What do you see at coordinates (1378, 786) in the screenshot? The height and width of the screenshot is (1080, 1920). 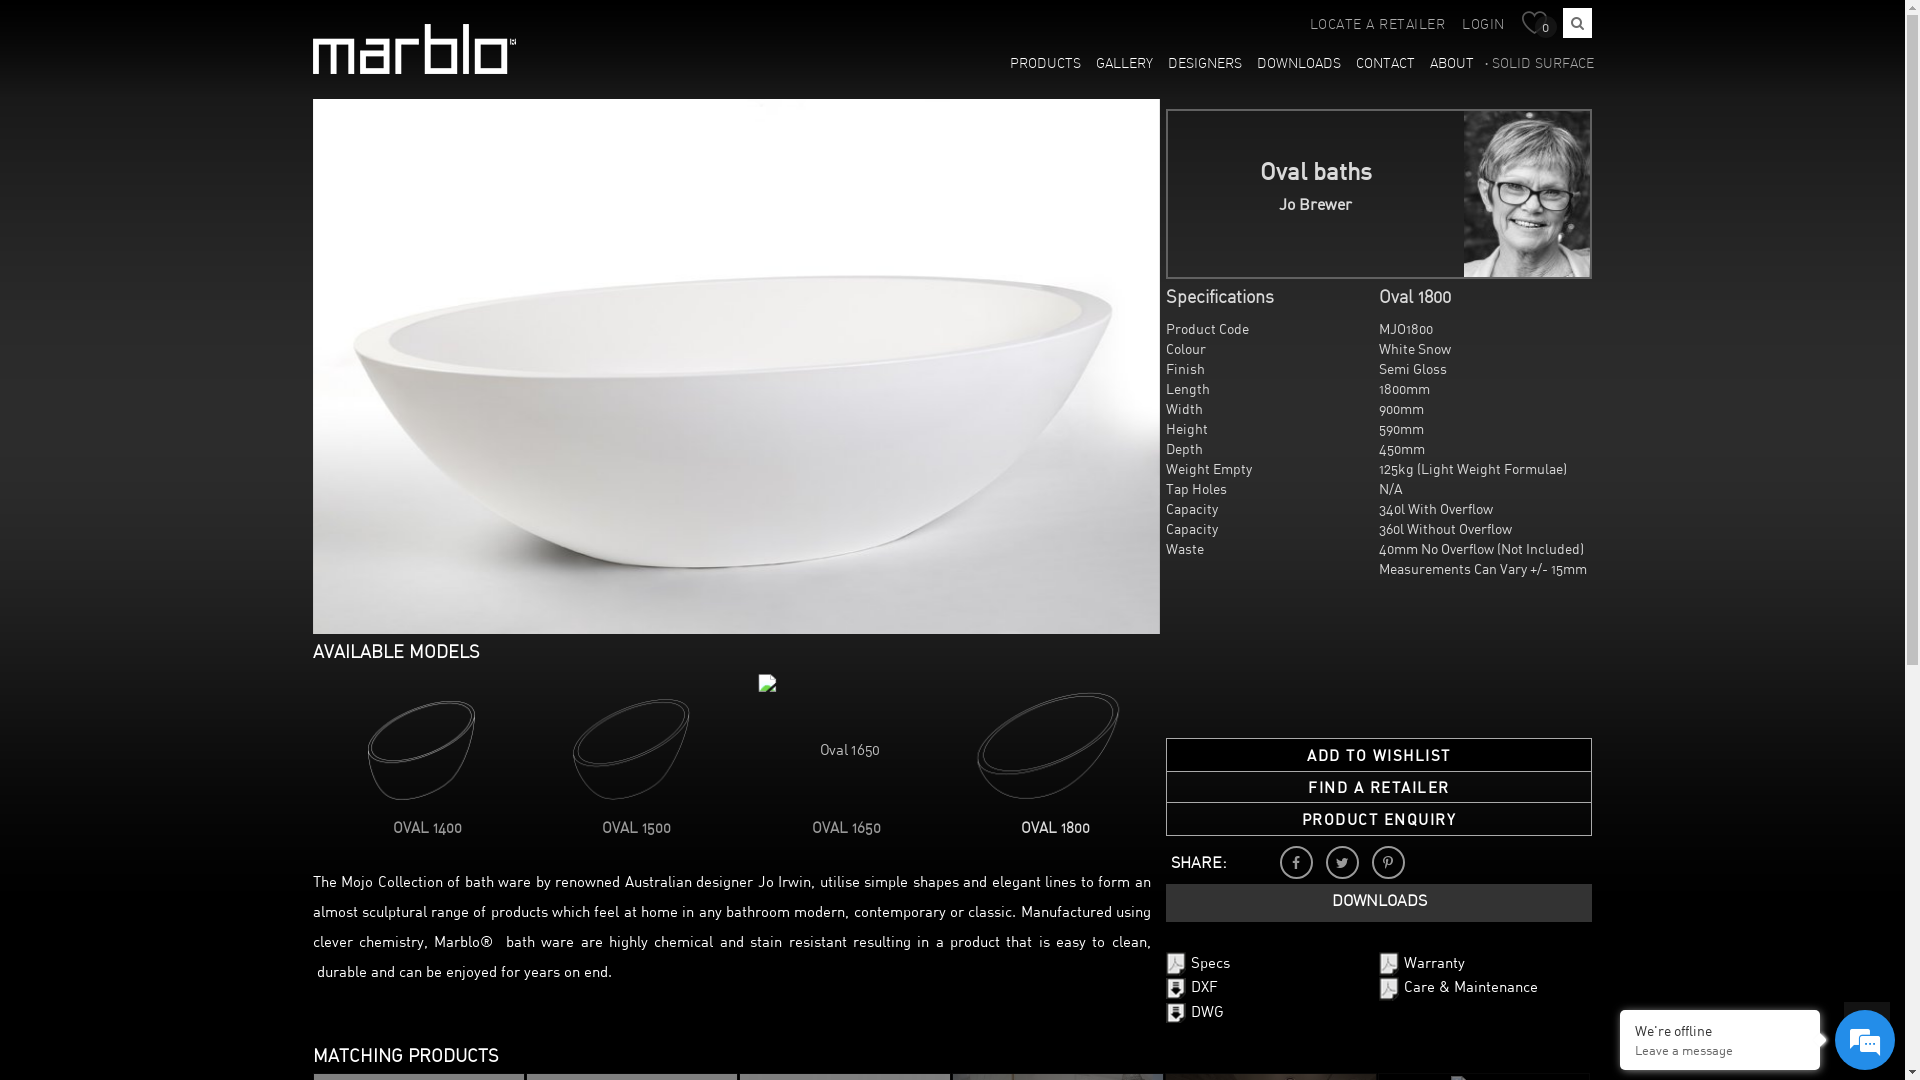 I see `'FIND A RETAILER'` at bounding box center [1378, 786].